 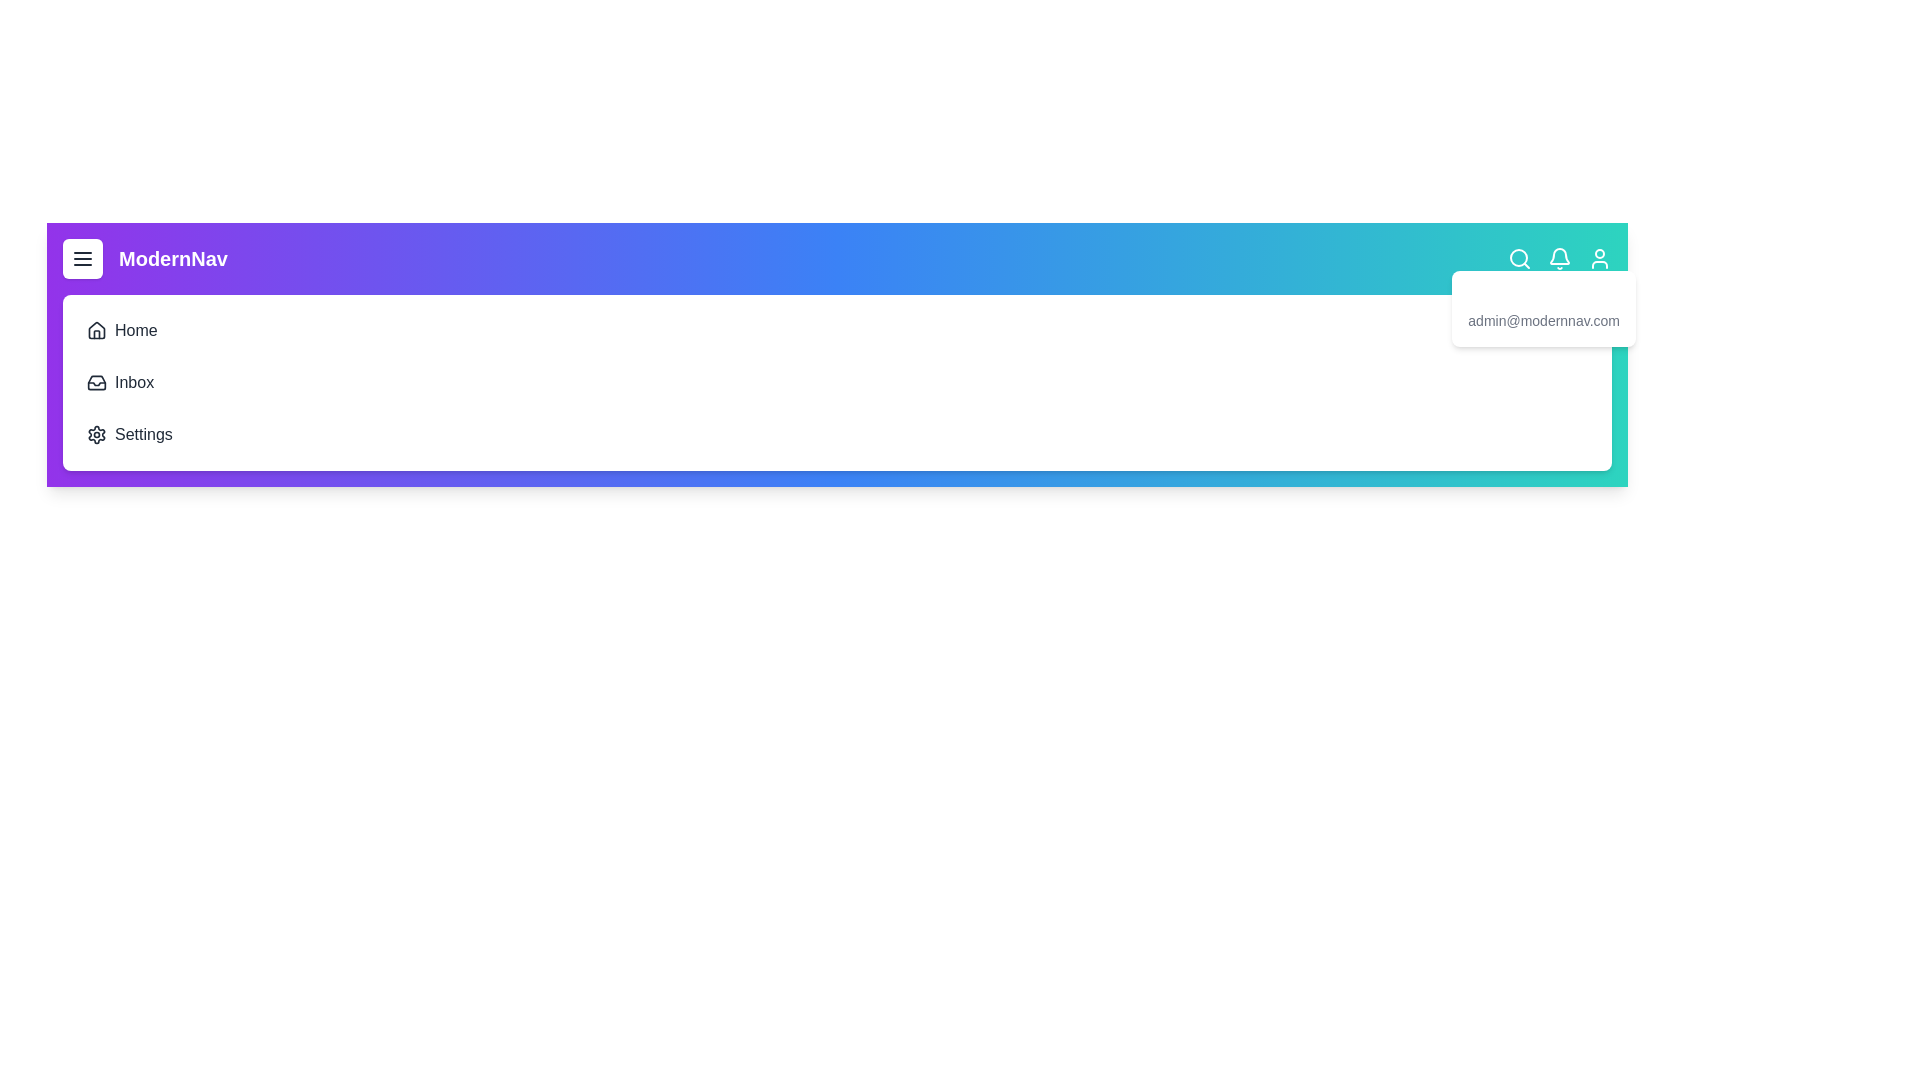 What do you see at coordinates (1520, 257) in the screenshot?
I see `the search icon in the navigation bar` at bounding box center [1520, 257].